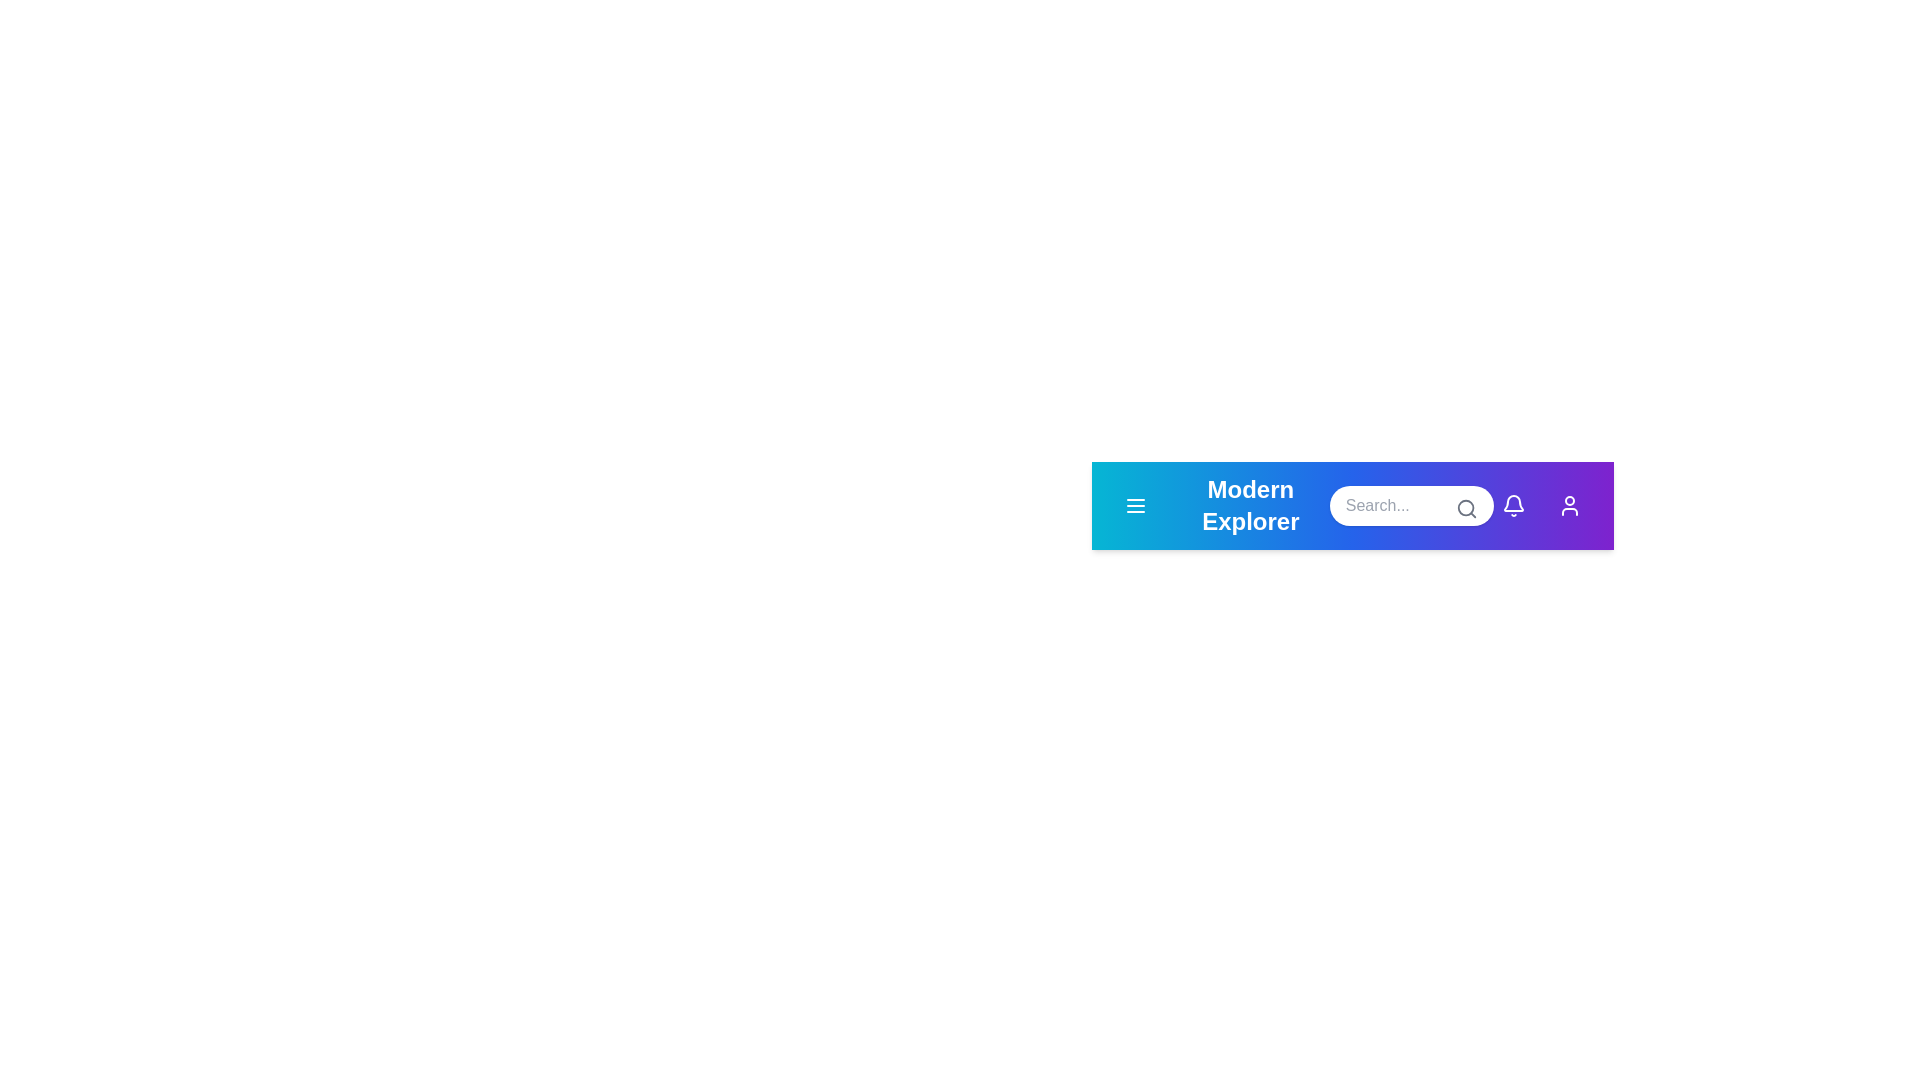  What do you see at coordinates (1568, 504) in the screenshot?
I see `the user icon to view user profile options` at bounding box center [1568, 504].